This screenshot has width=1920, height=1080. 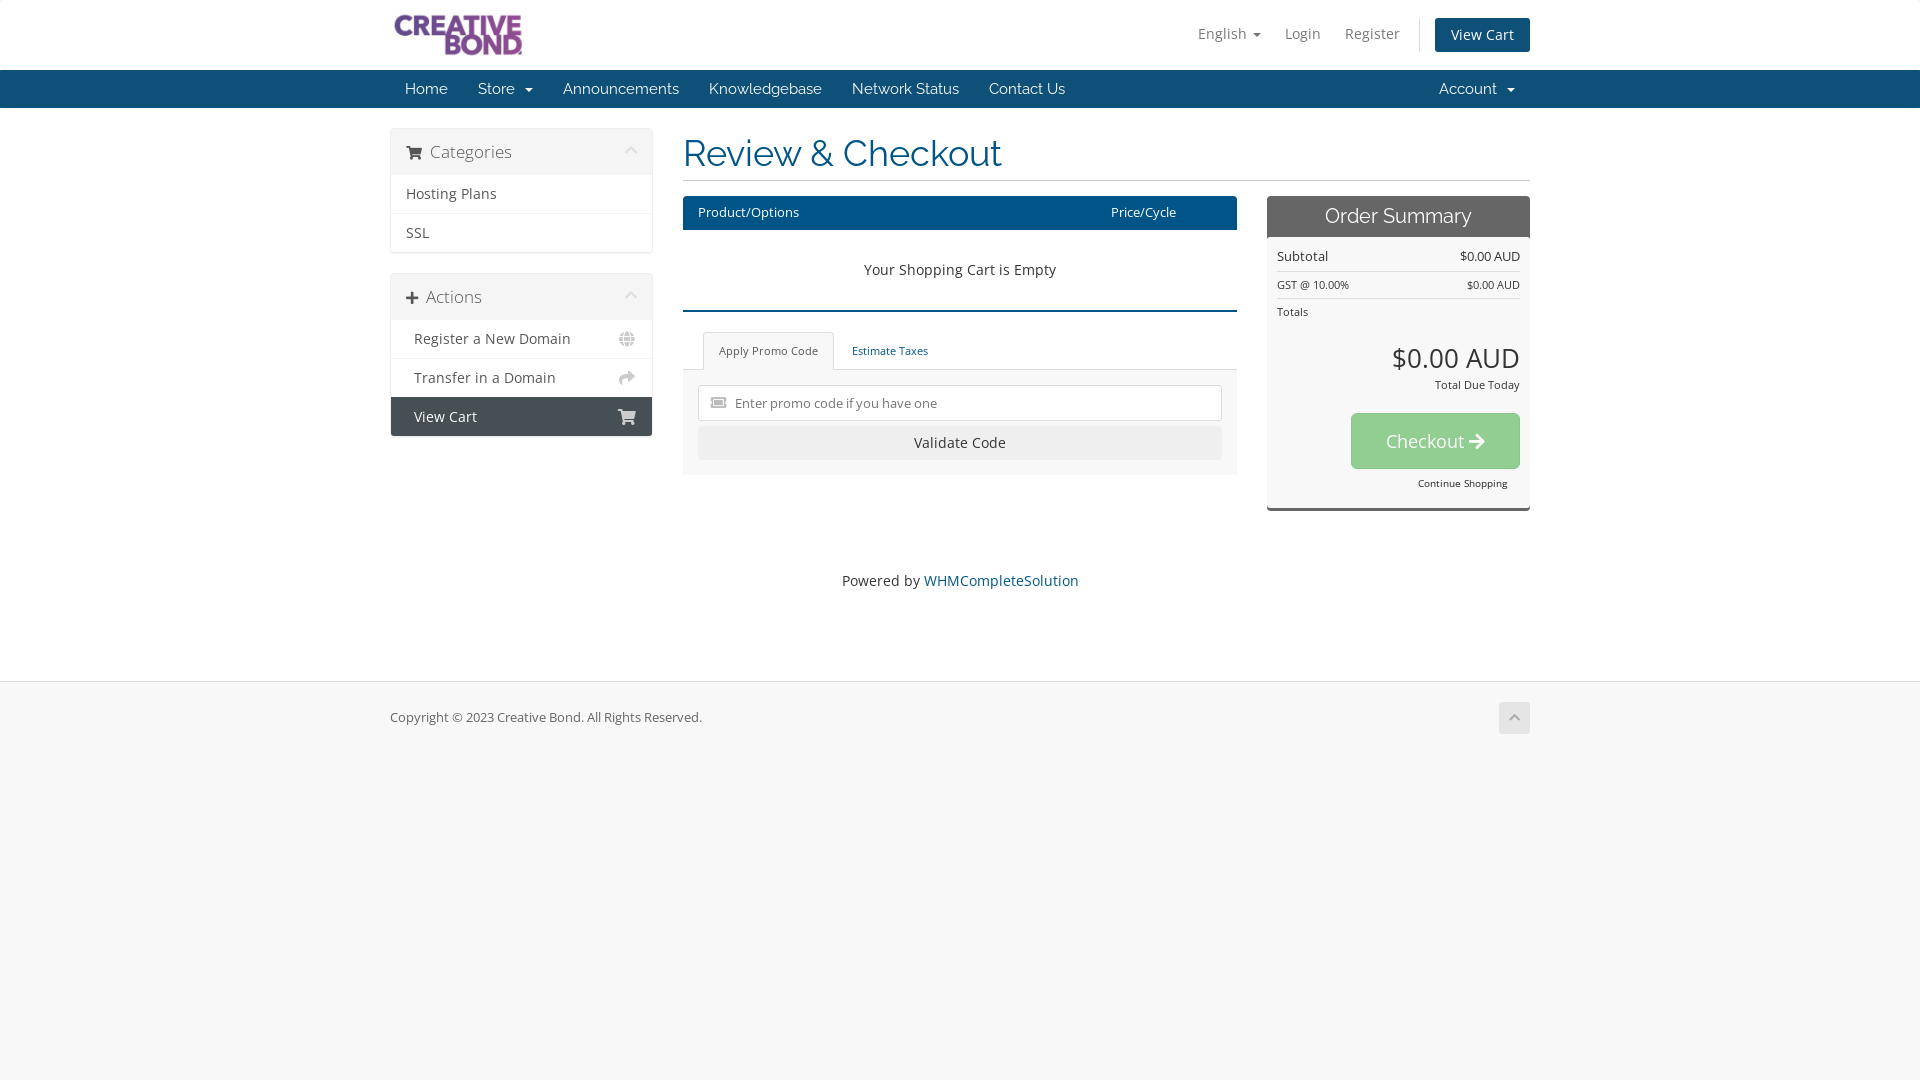 I want to click on 'Account  ', so click(x=1477, y=87).